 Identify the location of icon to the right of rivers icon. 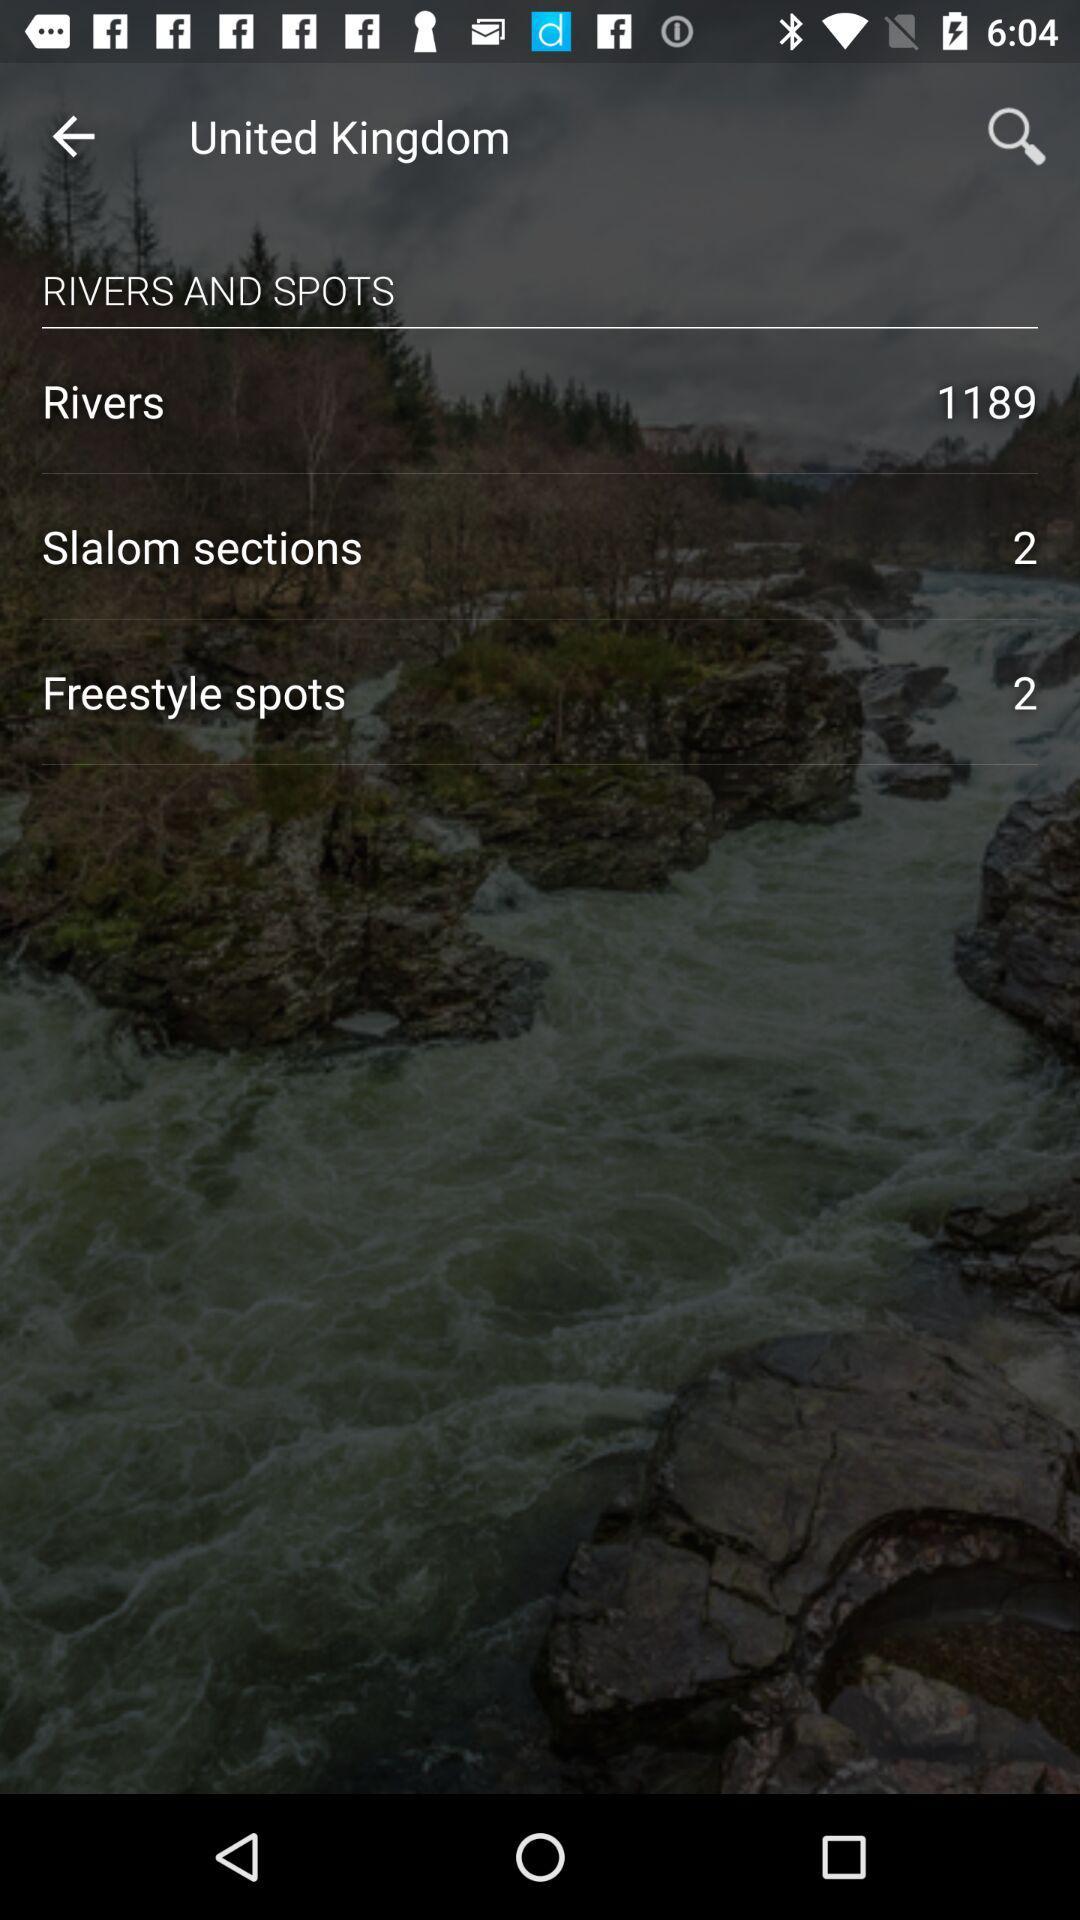
(986, 400).